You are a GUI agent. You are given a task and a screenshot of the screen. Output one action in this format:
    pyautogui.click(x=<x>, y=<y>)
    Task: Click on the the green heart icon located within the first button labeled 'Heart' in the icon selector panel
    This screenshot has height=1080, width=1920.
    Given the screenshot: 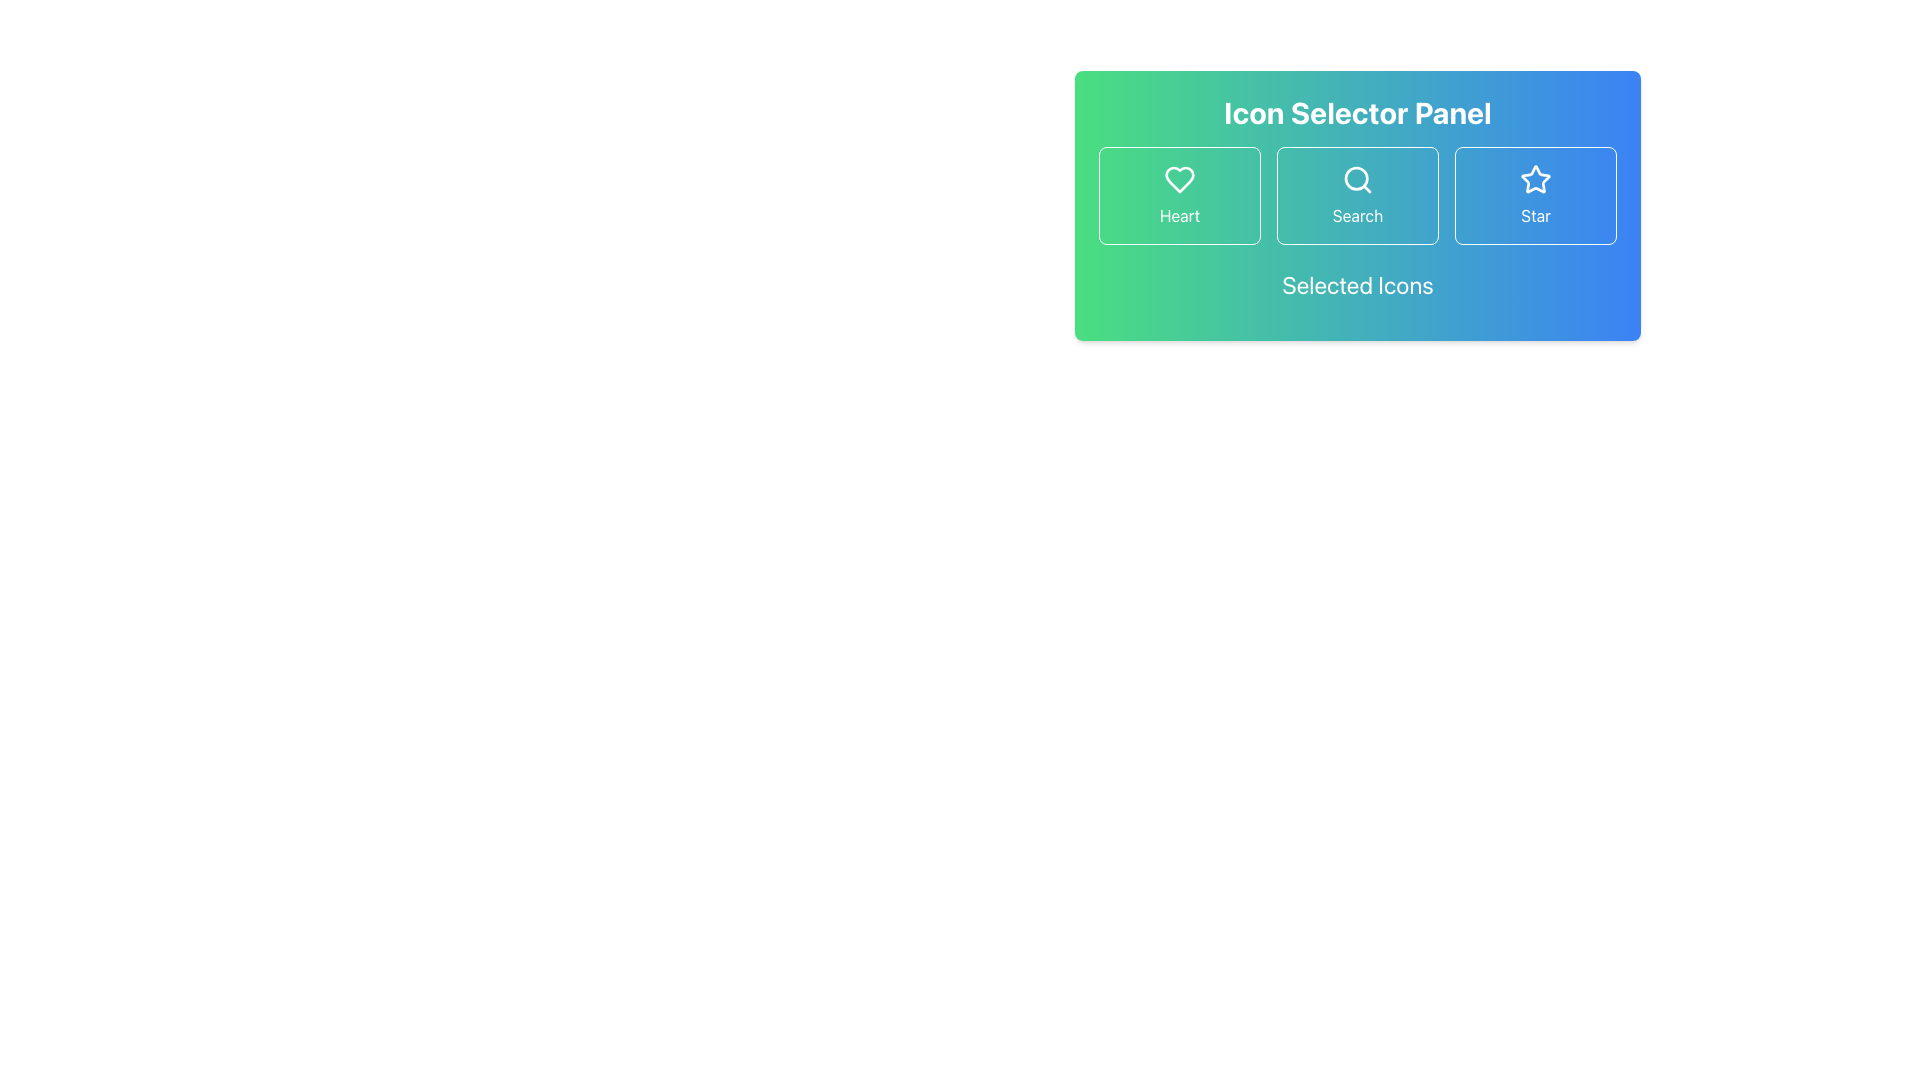 What is the action you would take?
    pyautogui.click(x=1180, y=180)
    